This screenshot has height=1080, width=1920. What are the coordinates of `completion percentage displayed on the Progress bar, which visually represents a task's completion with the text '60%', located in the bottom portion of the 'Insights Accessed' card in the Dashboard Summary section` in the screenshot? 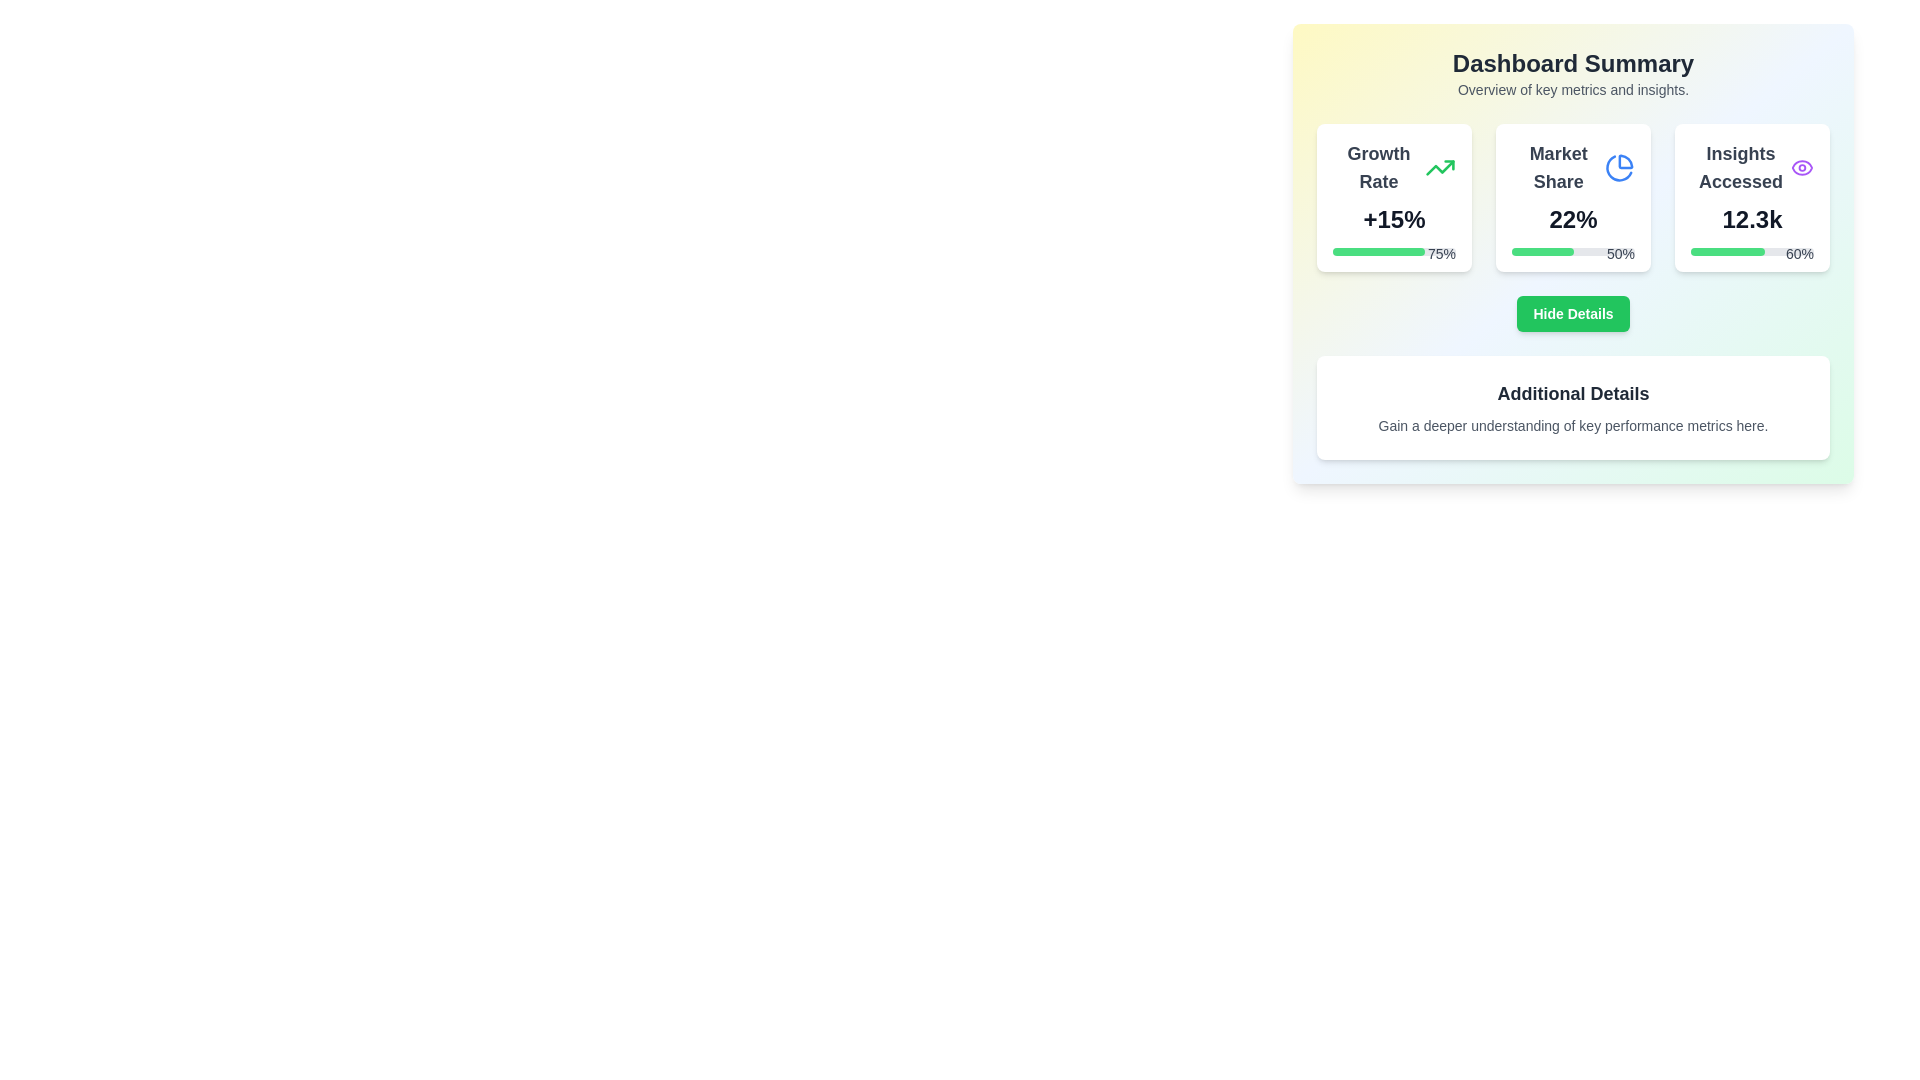 It's located at (1751, 250).